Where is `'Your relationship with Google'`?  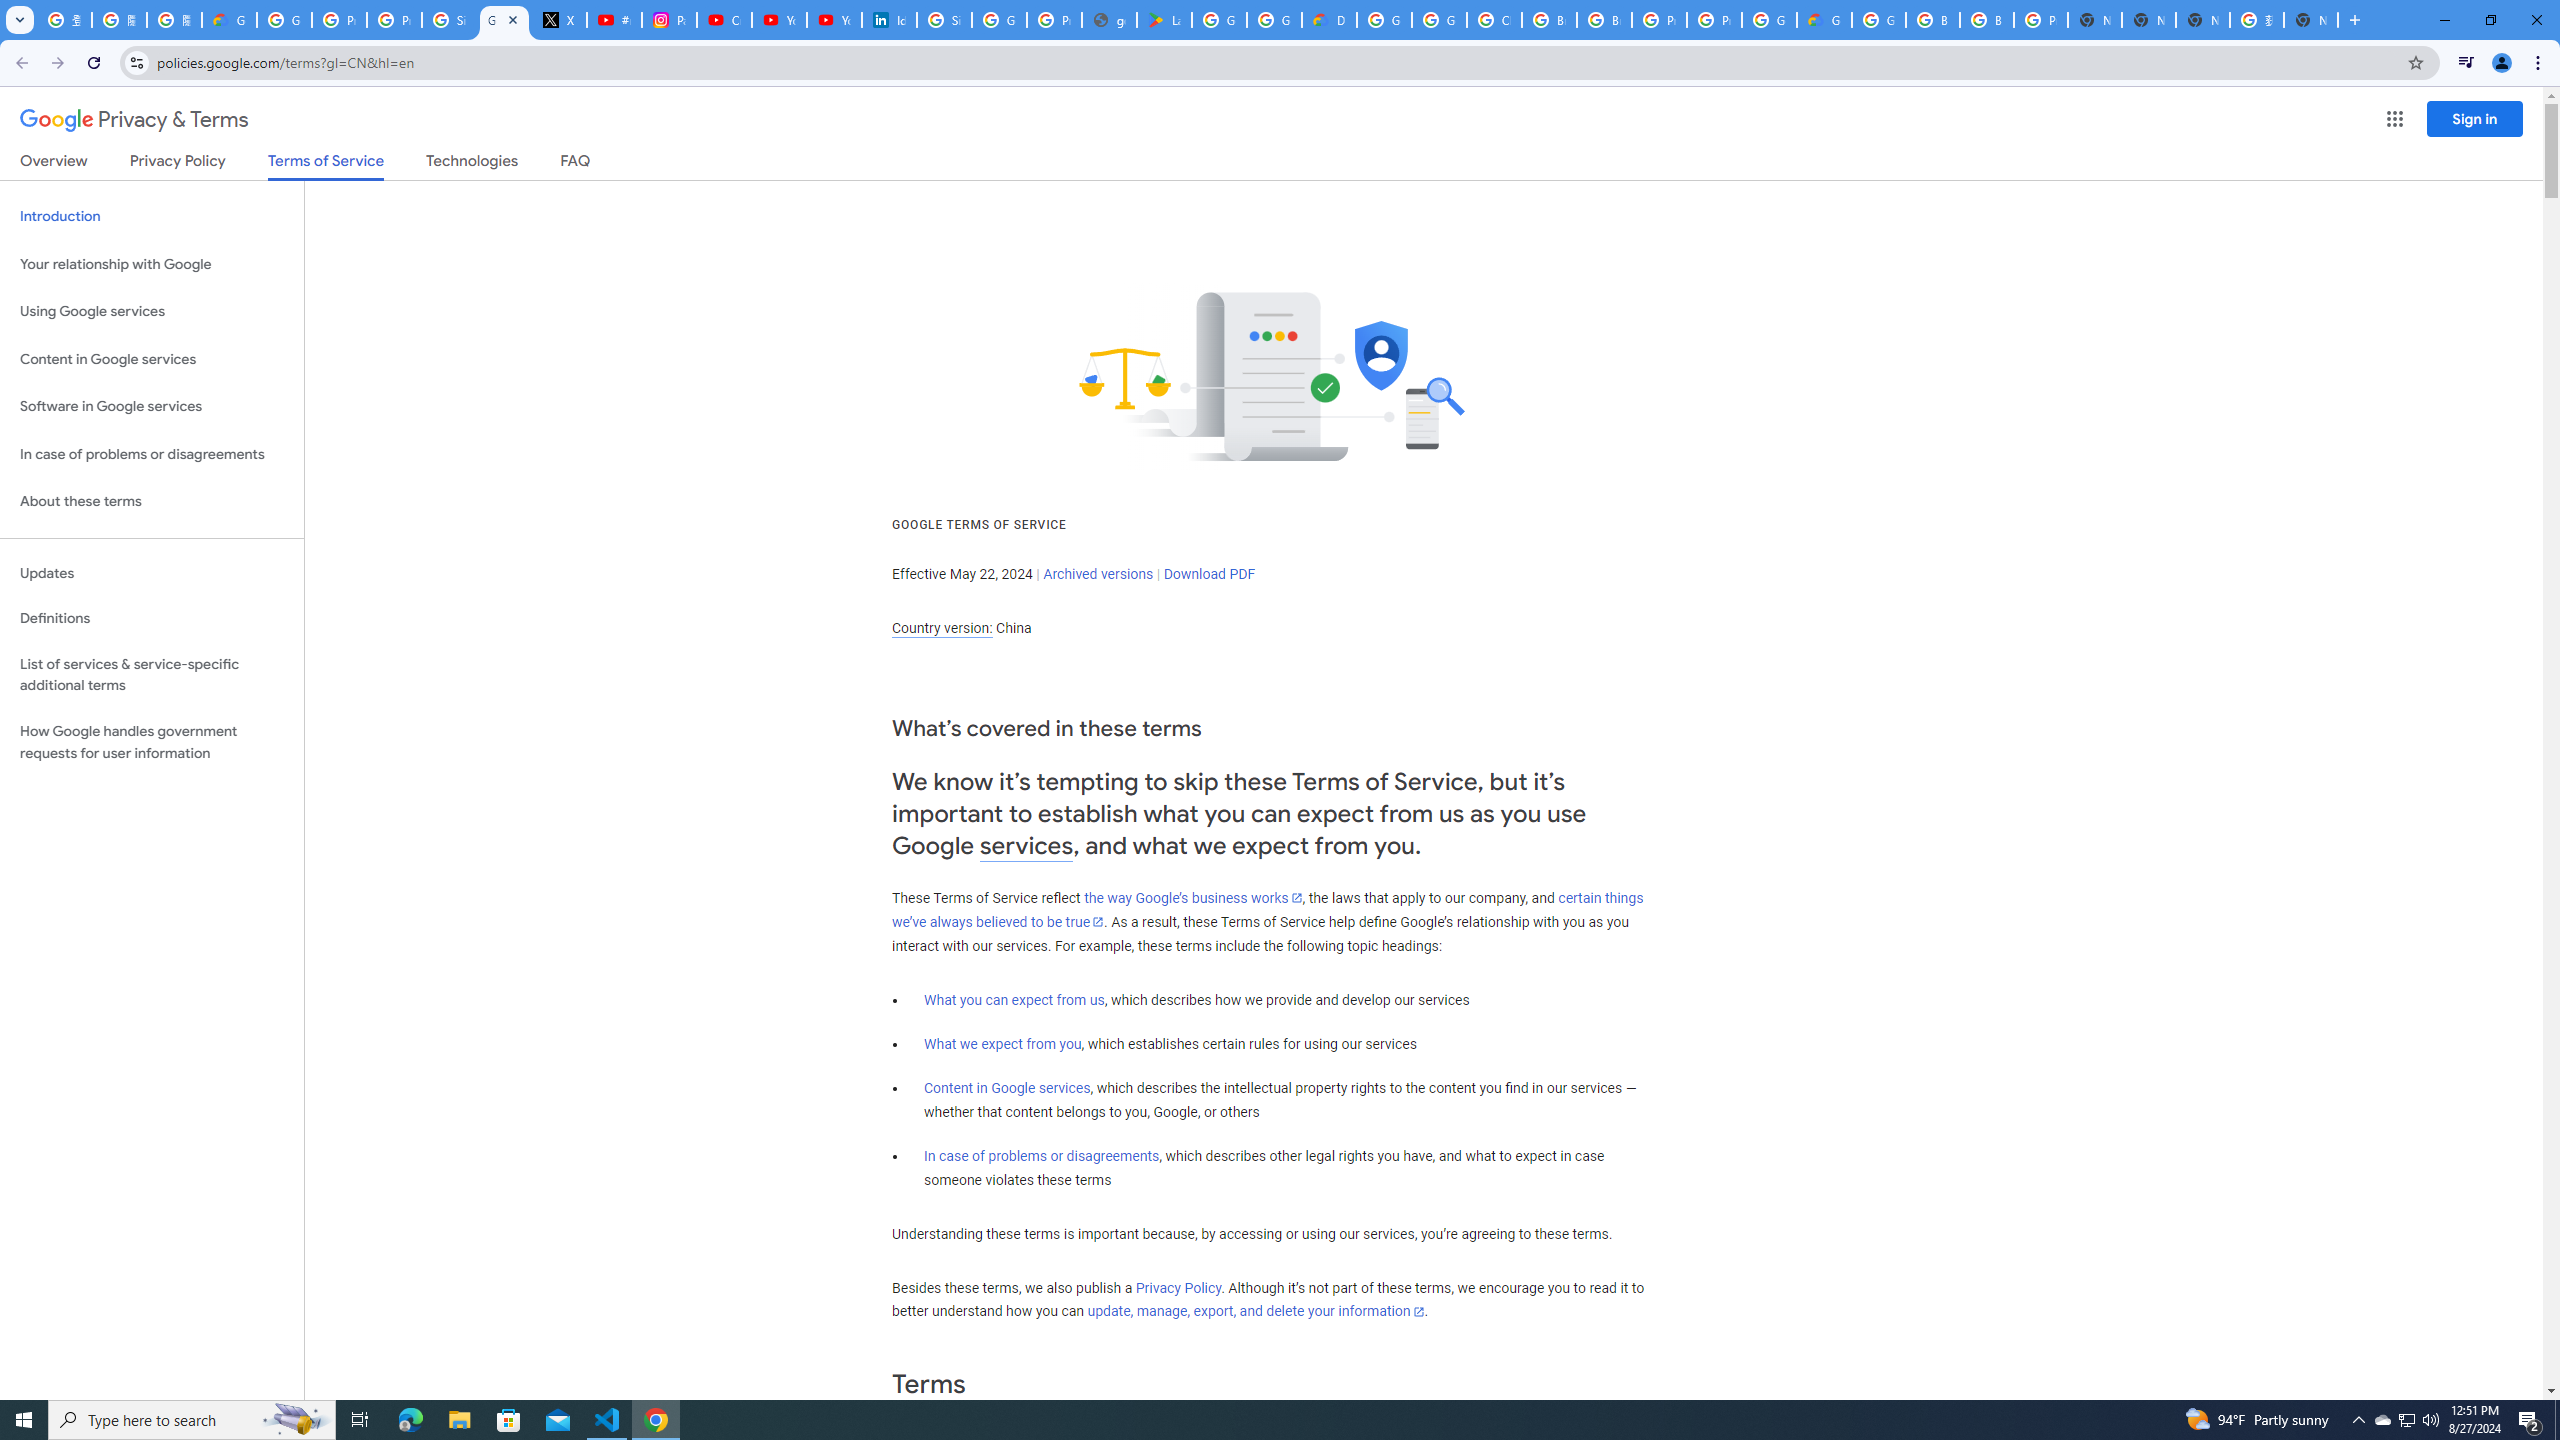
'Your relationship with Google' is located at coordinates (151, 264).